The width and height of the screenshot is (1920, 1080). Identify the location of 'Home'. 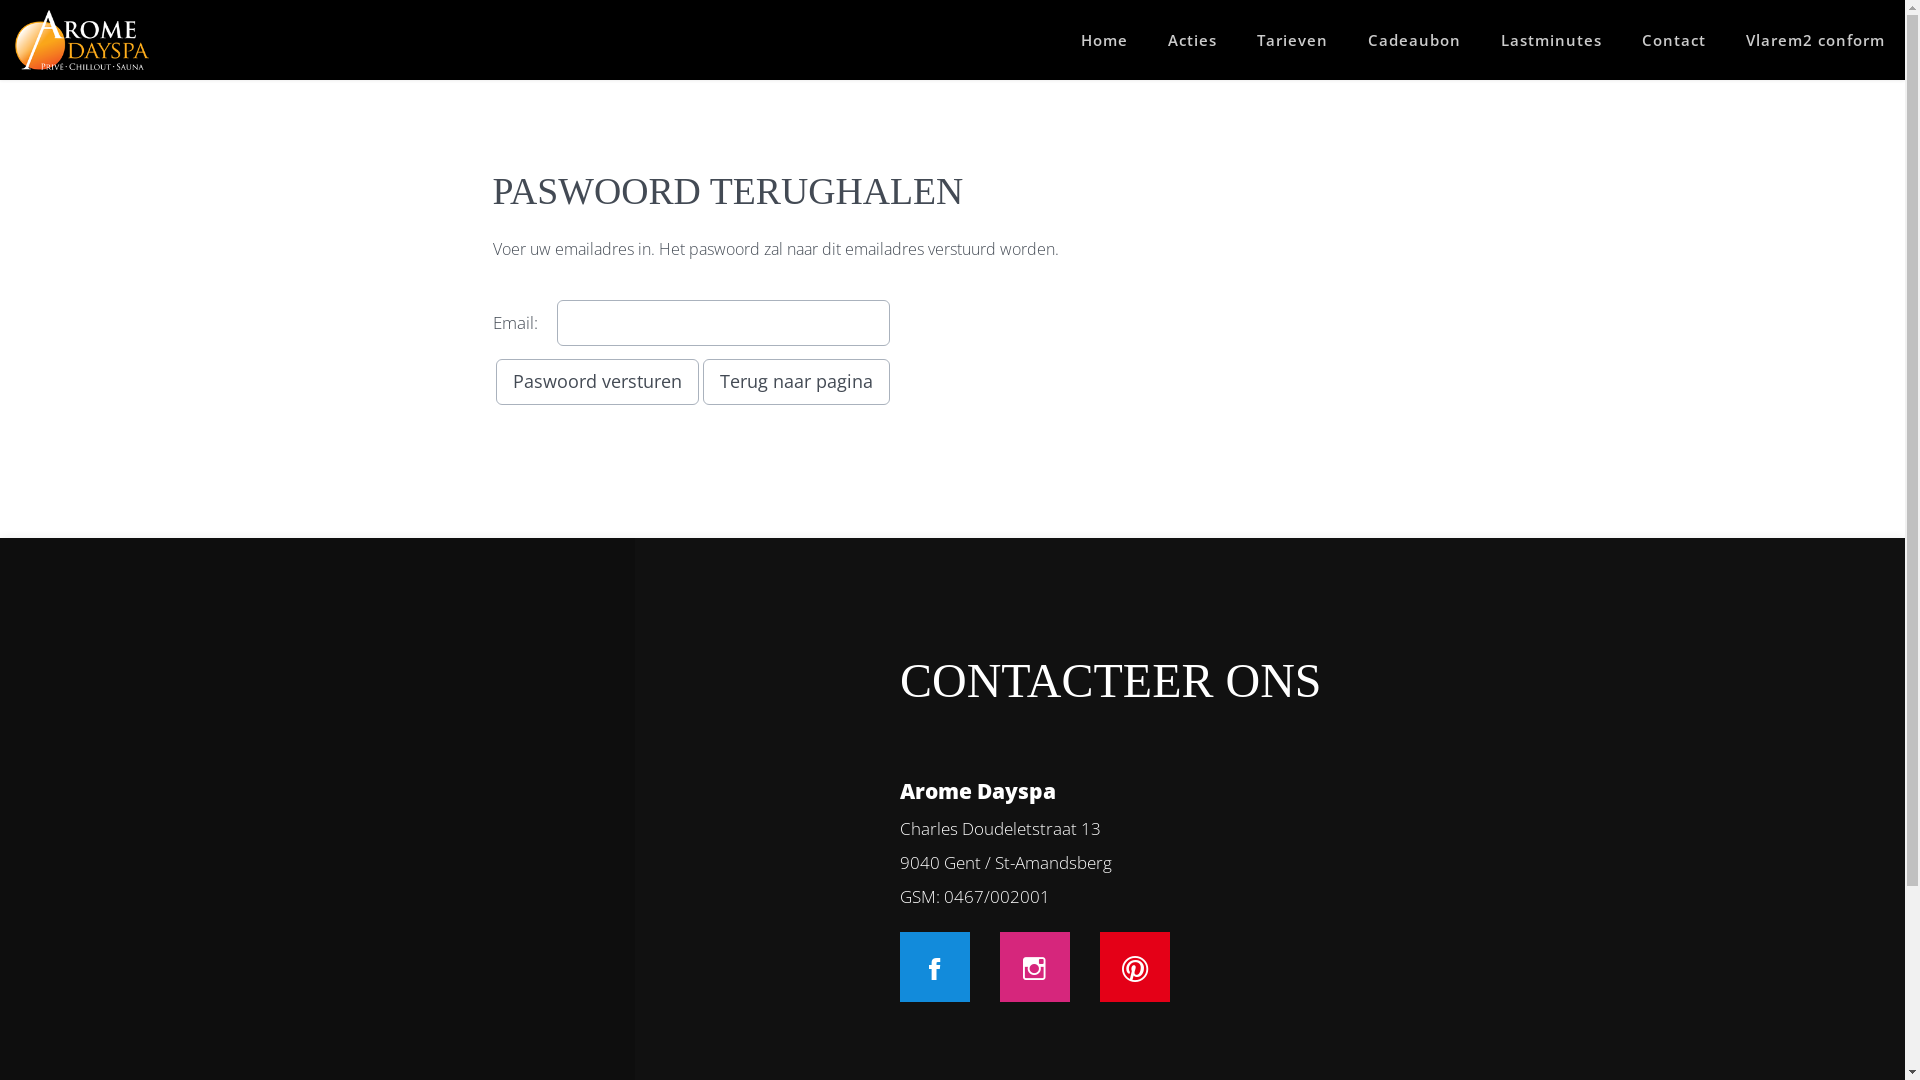
(1059, 39).